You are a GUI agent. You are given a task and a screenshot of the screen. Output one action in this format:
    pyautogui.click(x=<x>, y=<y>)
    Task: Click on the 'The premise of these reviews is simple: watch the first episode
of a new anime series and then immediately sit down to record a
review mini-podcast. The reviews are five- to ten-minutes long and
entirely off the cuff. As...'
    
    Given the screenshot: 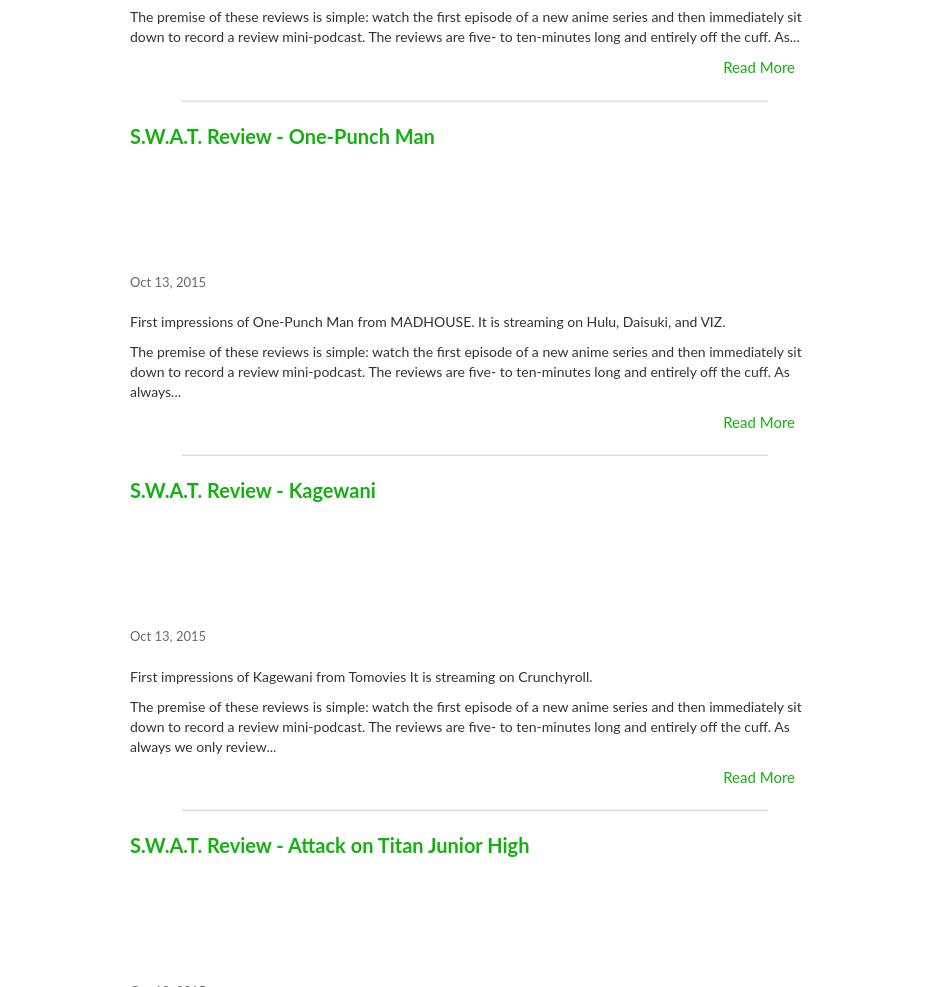 What is the action you would take?
    pyautogui.click(x=464, y=27)
    